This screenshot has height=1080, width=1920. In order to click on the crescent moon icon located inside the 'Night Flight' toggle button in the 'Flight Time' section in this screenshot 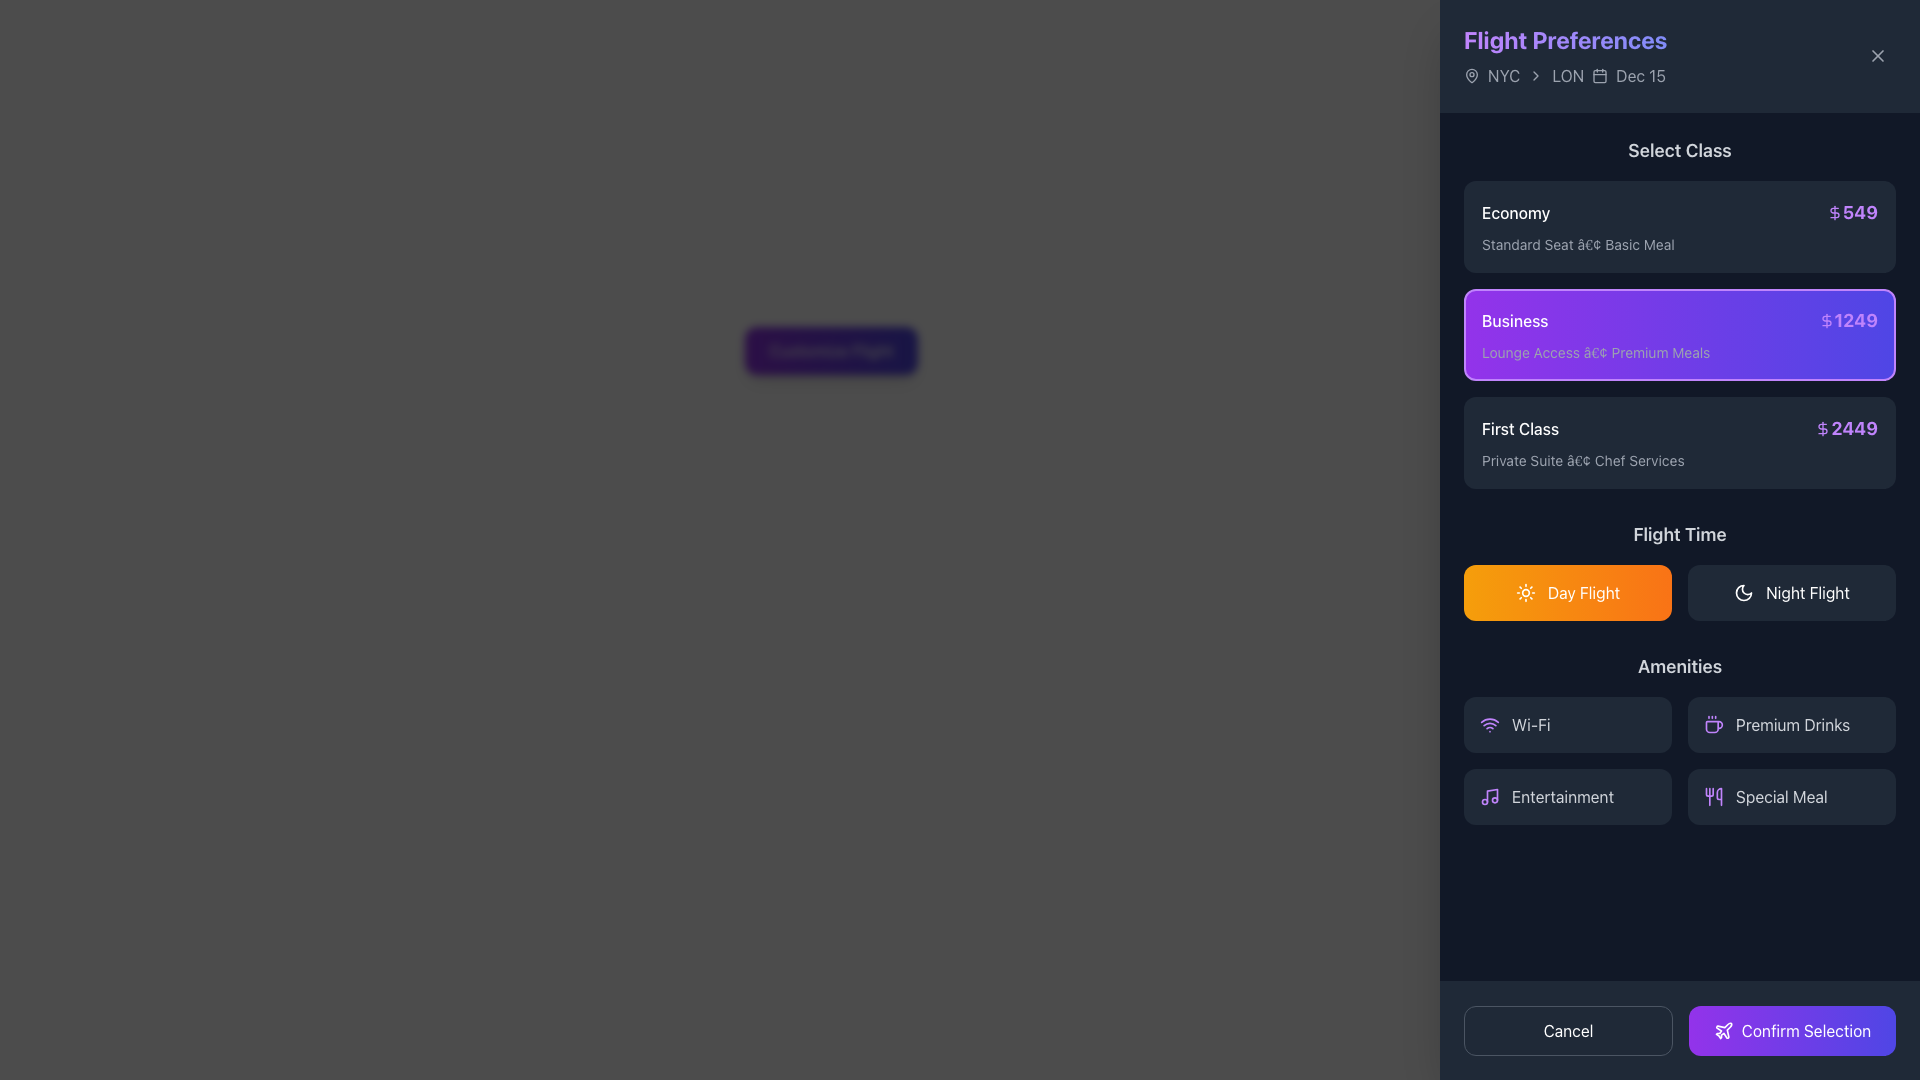, I will do `click(1743, 592)`.